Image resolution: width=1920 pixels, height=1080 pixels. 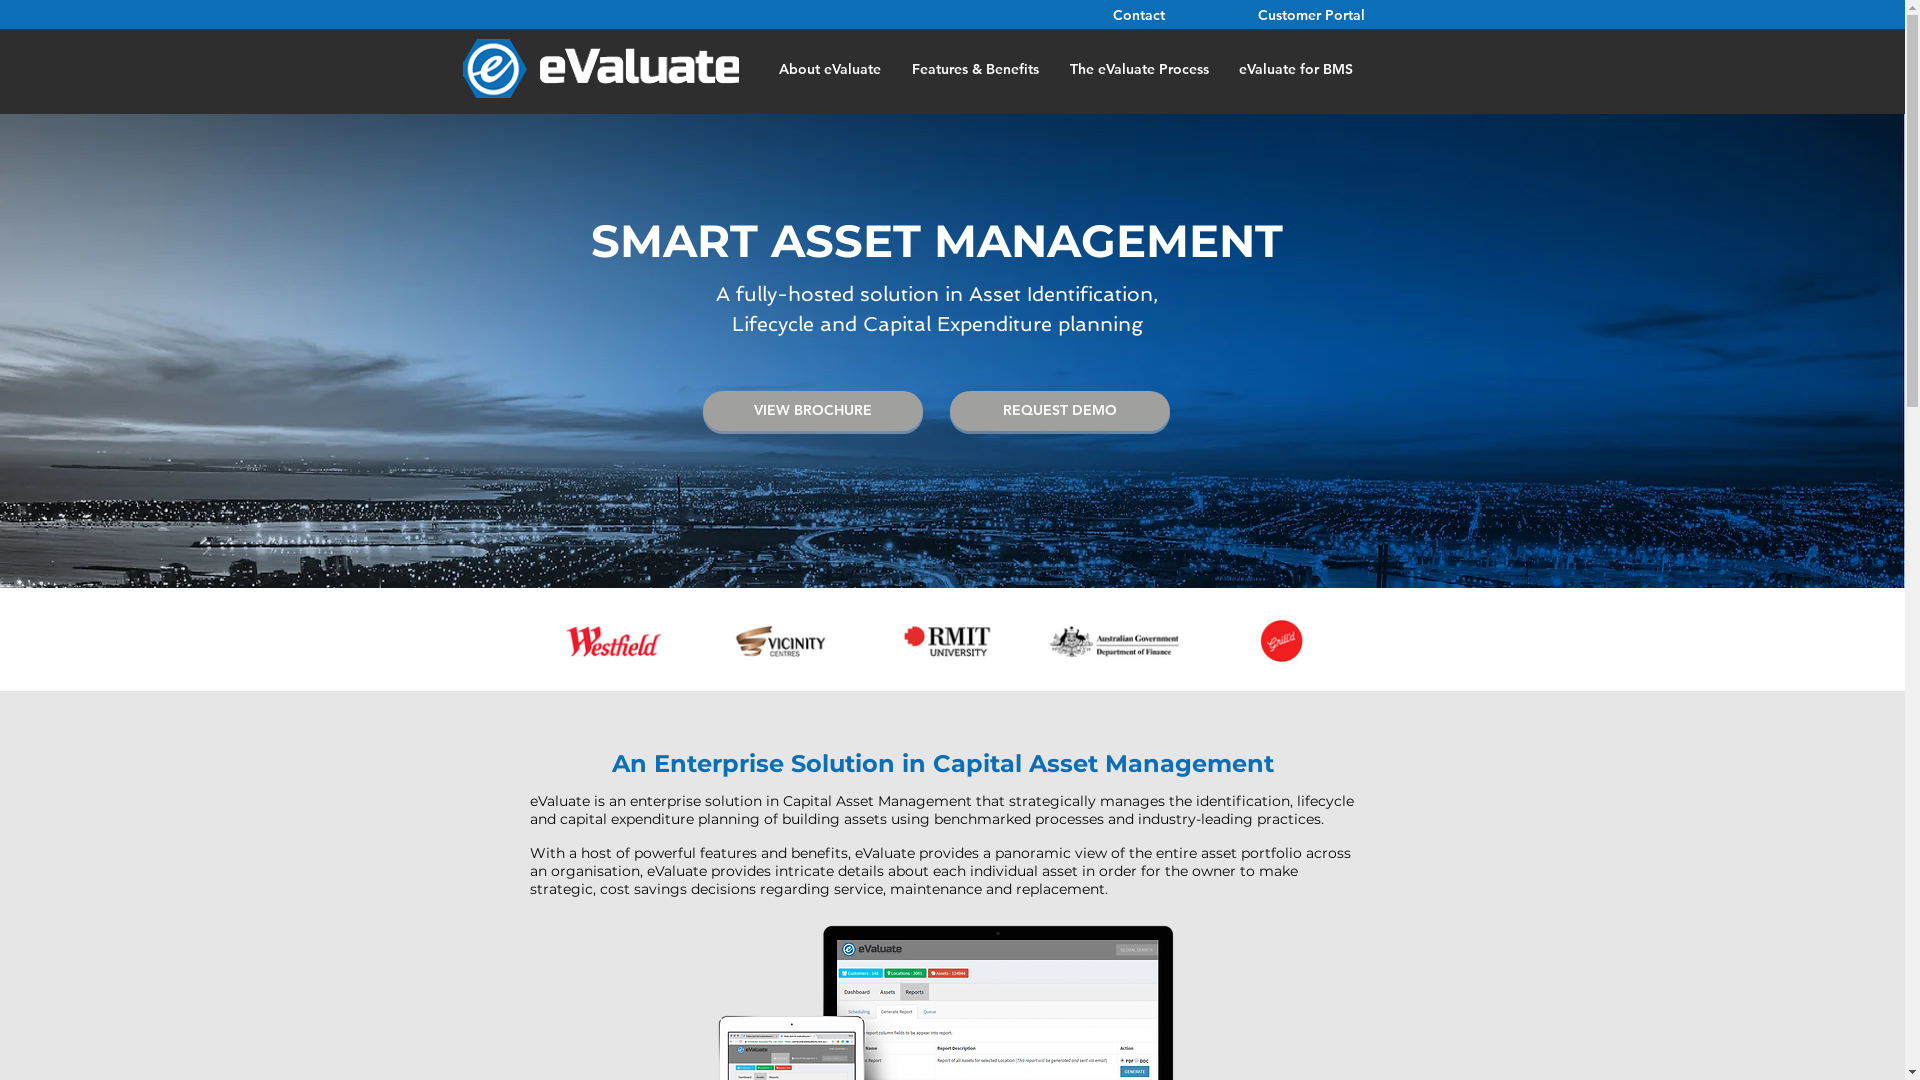 I want to click on 'Features & Benefits', so click(x=895, y=66).